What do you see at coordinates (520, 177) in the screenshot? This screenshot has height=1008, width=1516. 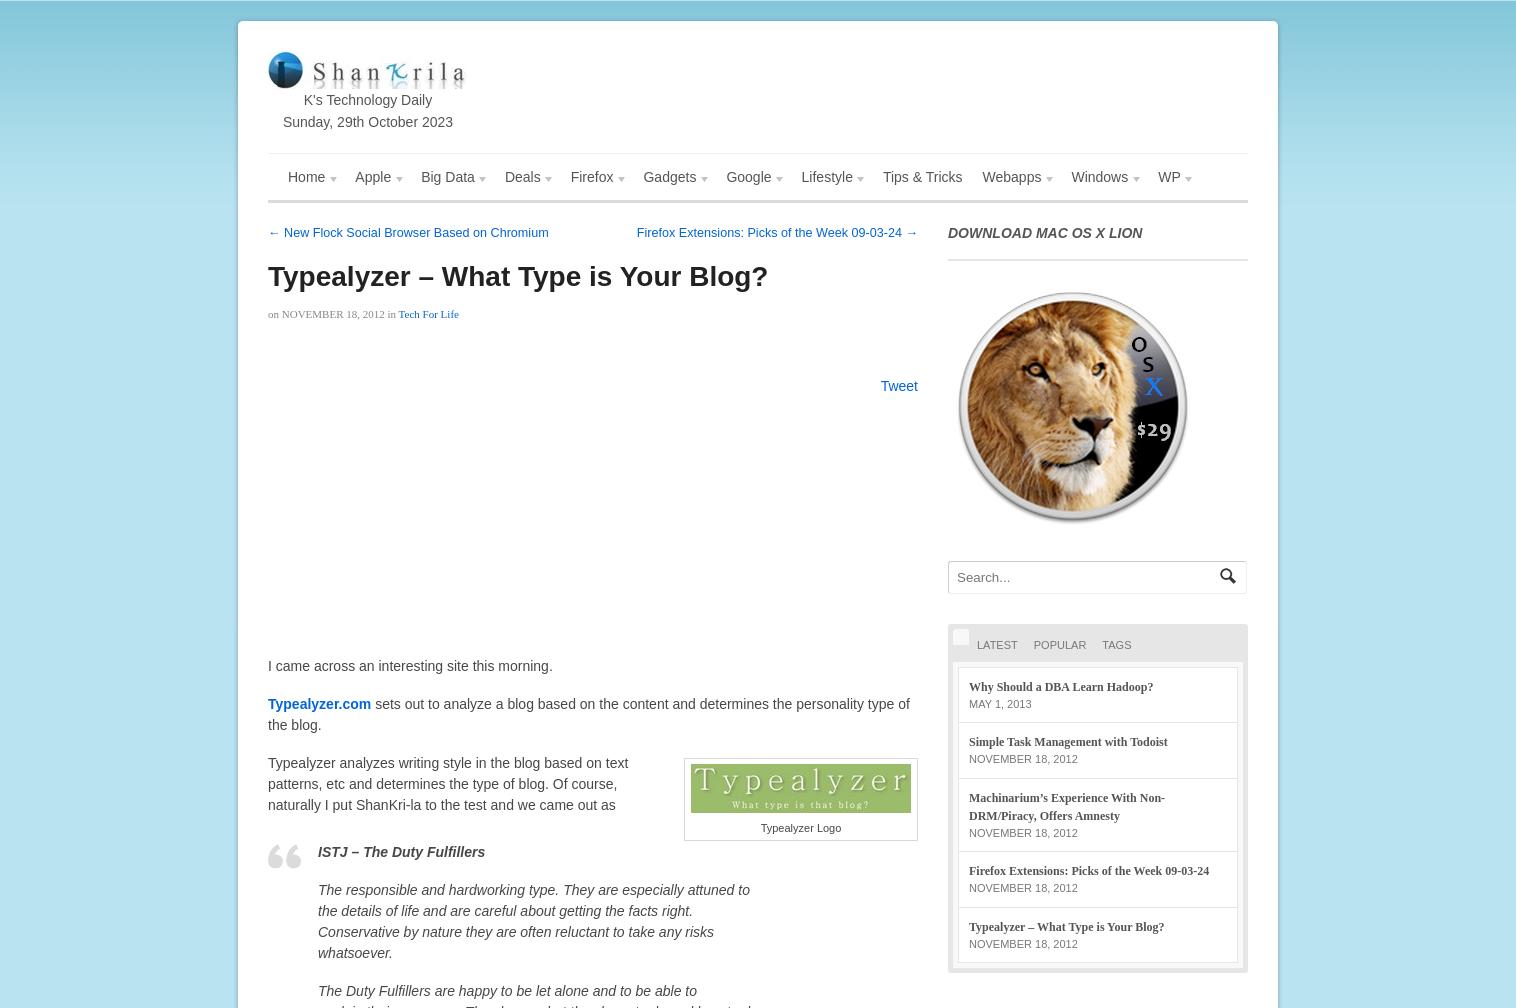 I see `'Deals'` at bounding box center [520, 177].